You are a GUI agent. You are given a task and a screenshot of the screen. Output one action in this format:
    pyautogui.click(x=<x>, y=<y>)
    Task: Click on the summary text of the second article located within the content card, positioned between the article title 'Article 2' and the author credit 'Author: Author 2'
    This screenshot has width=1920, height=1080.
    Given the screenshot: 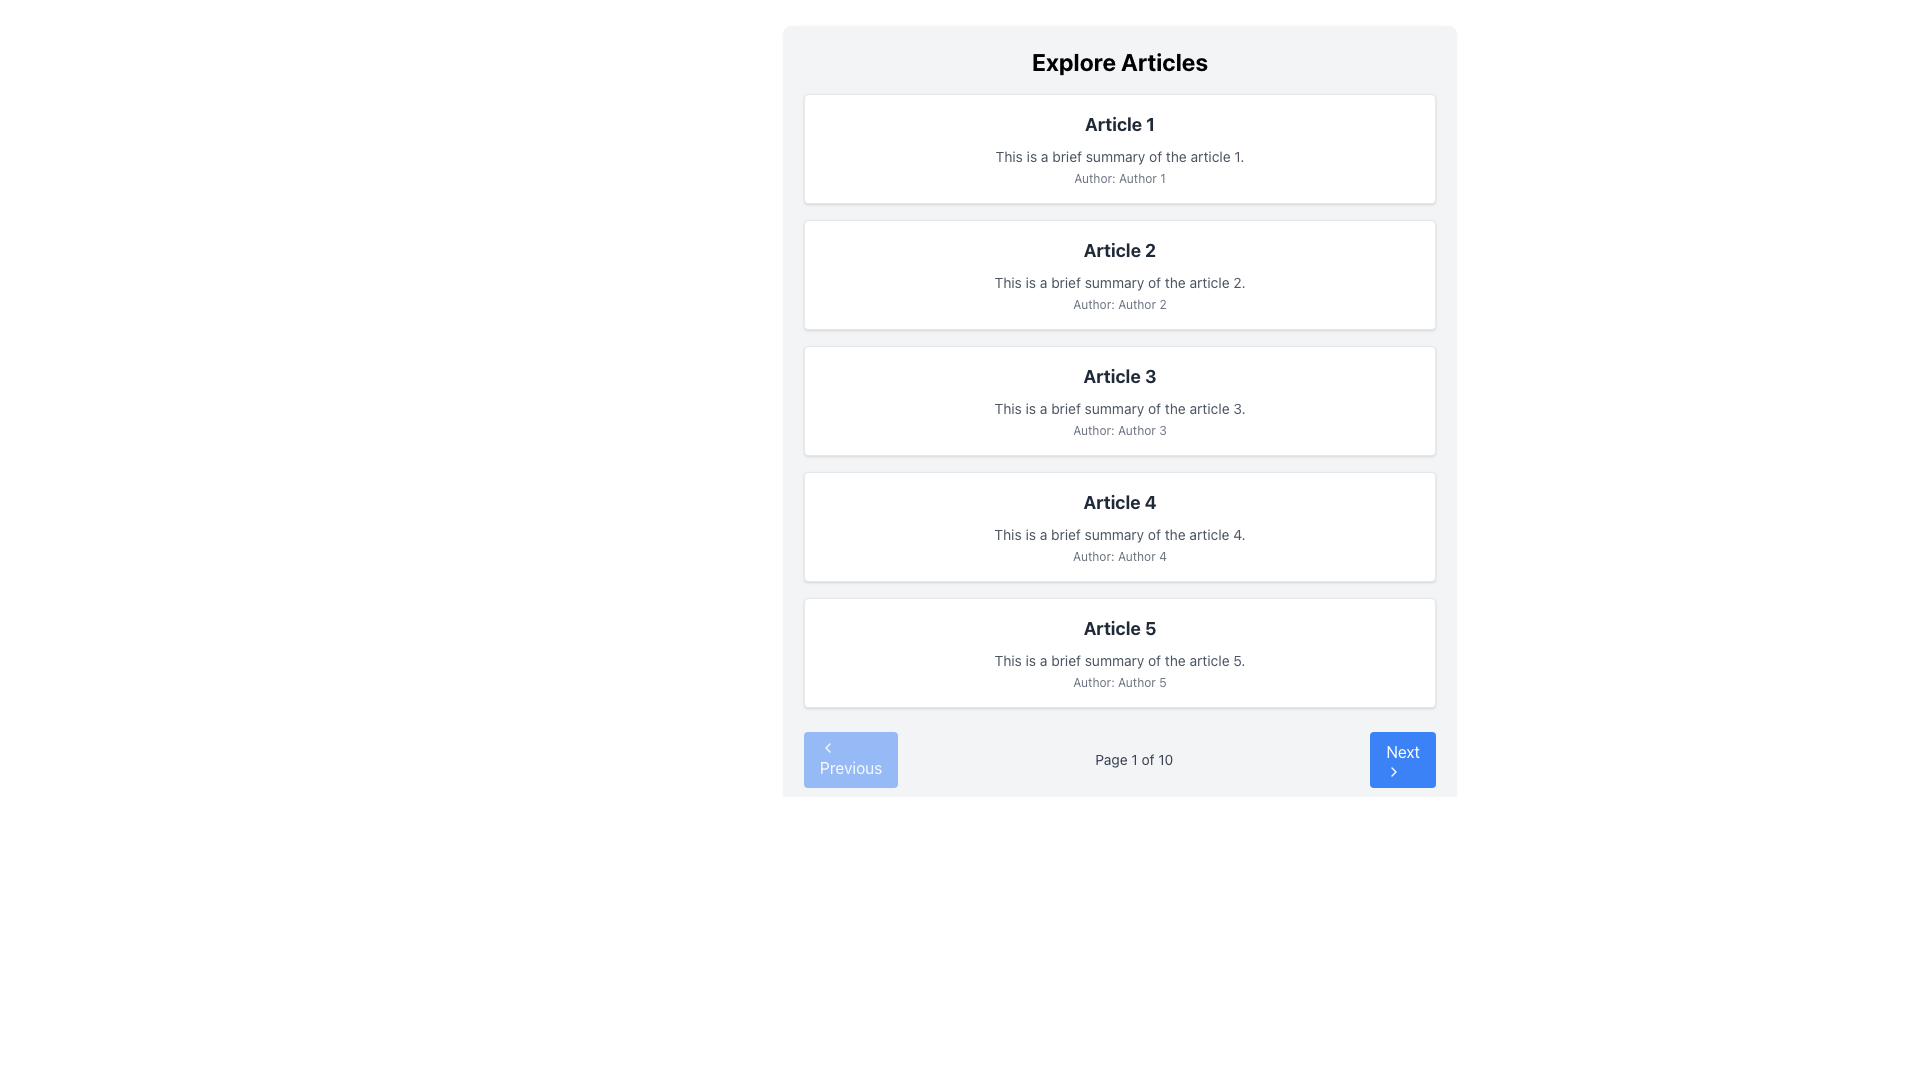 What is the action you would take?
    pyautogui.click(x=1118, y=282)
    